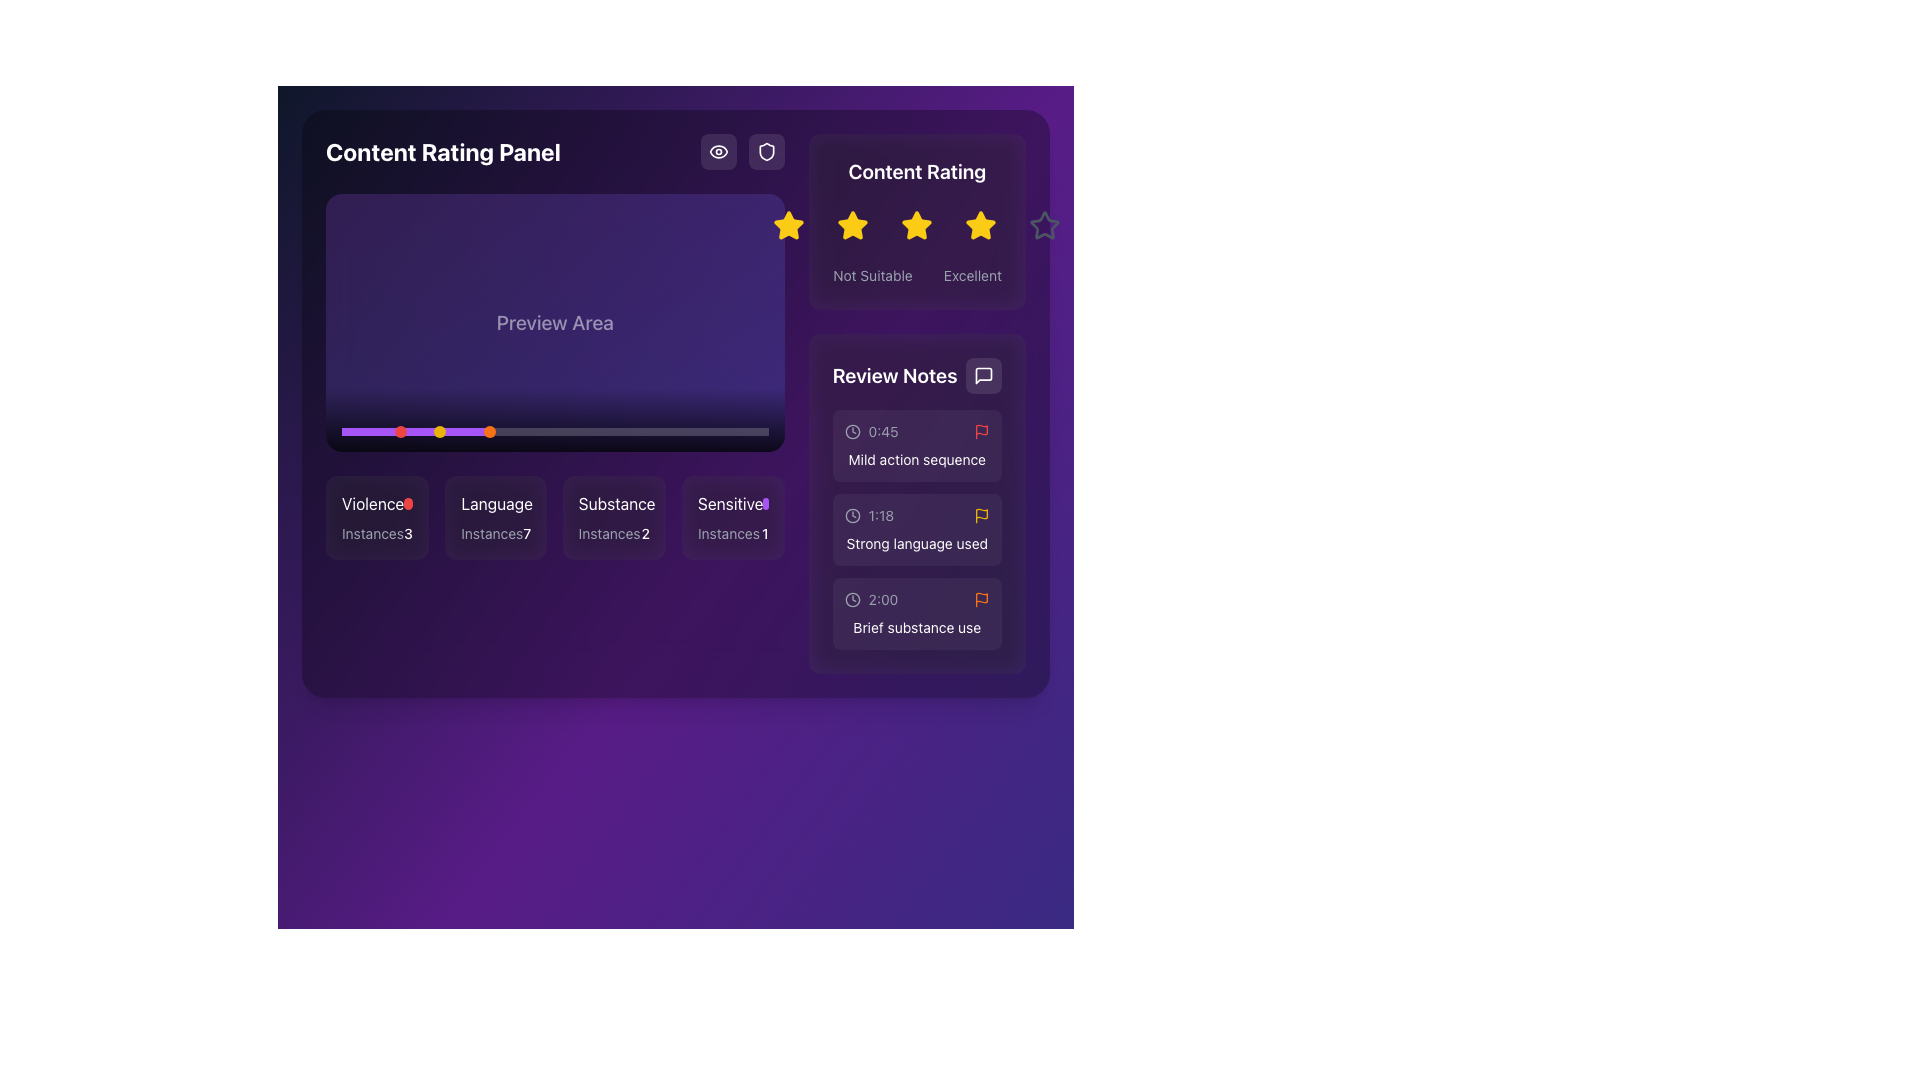 This screenshot has height=1080, width=1920. Describe the element at coordinates (872, 276) in the screenshot. I see `the static text element displaying 'Not Suitable', which is positioned to the left of 'Excellent' in the 'Content Rating' section` at that location.